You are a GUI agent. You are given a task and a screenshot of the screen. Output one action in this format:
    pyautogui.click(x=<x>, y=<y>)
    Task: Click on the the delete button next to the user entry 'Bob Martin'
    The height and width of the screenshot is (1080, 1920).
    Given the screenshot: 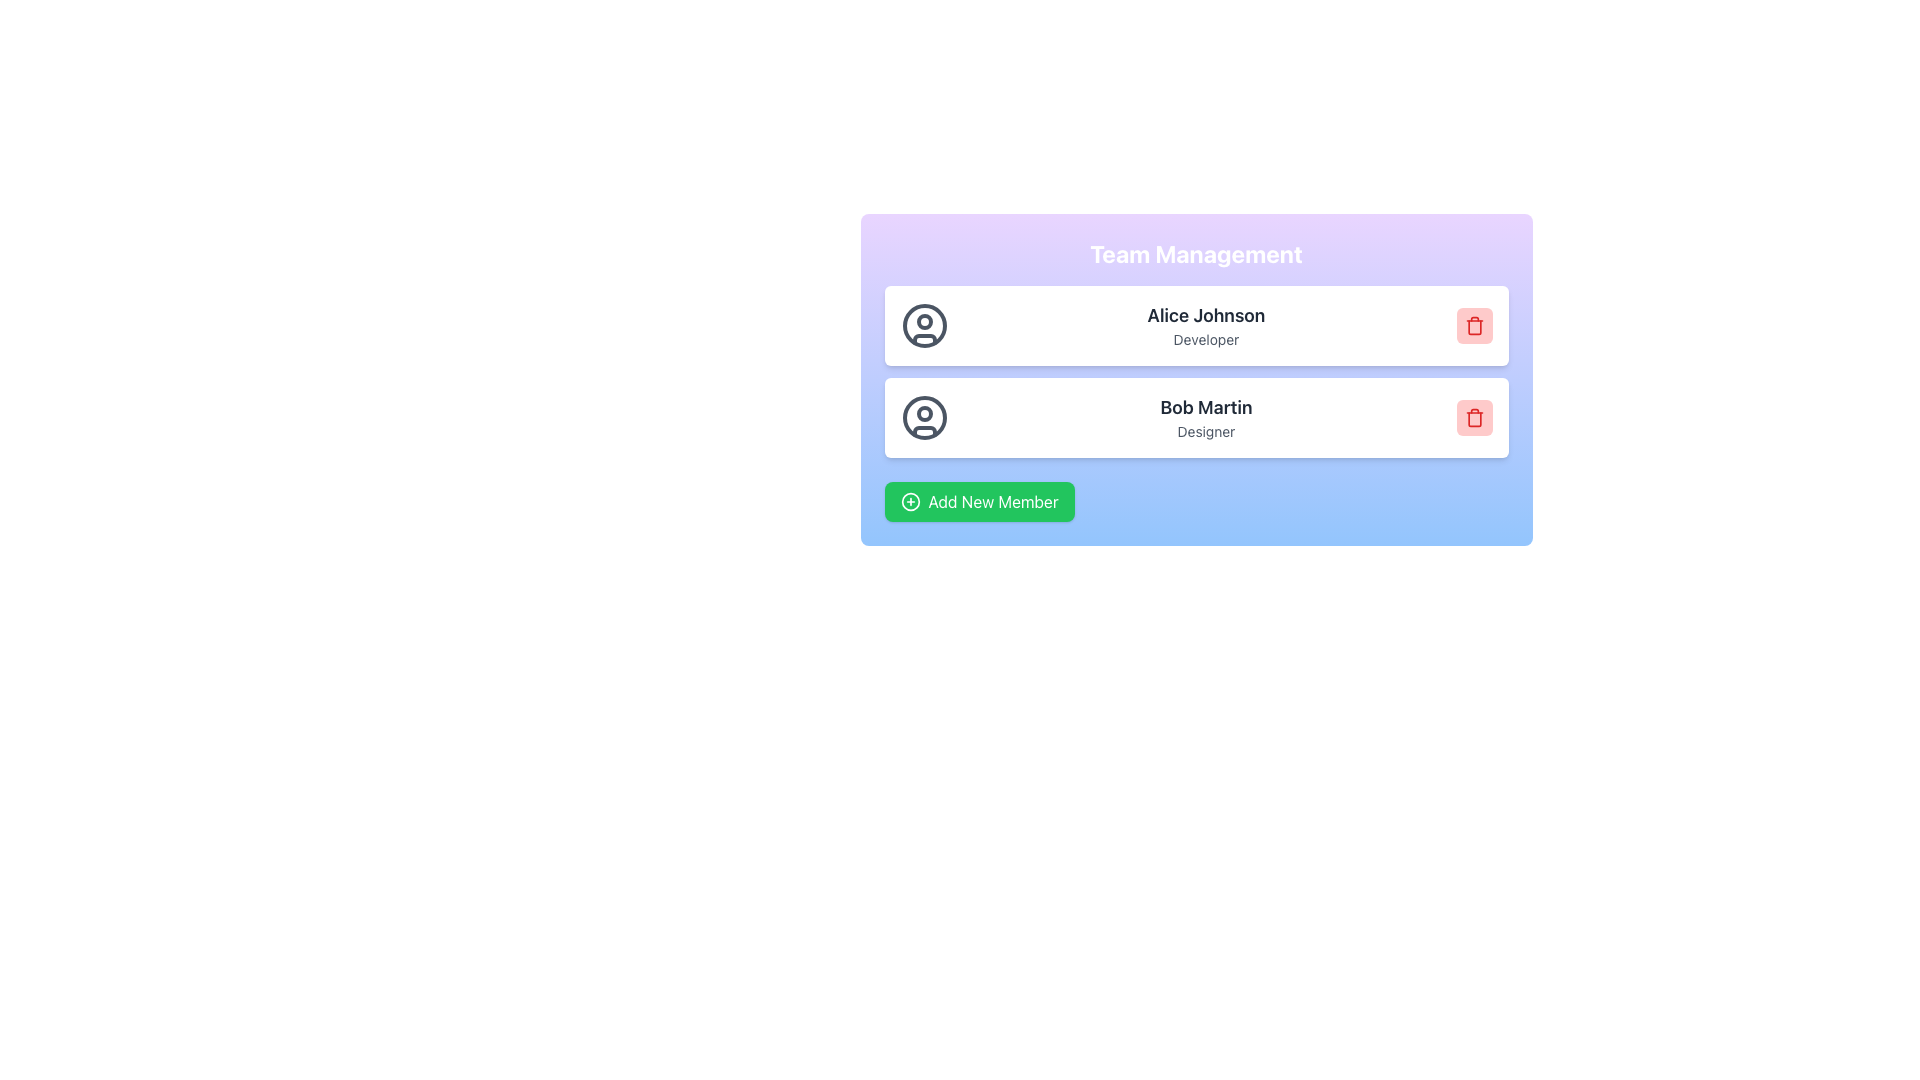 What is the action you would take?
    pyautogui.click(x=1474, y=416)
    